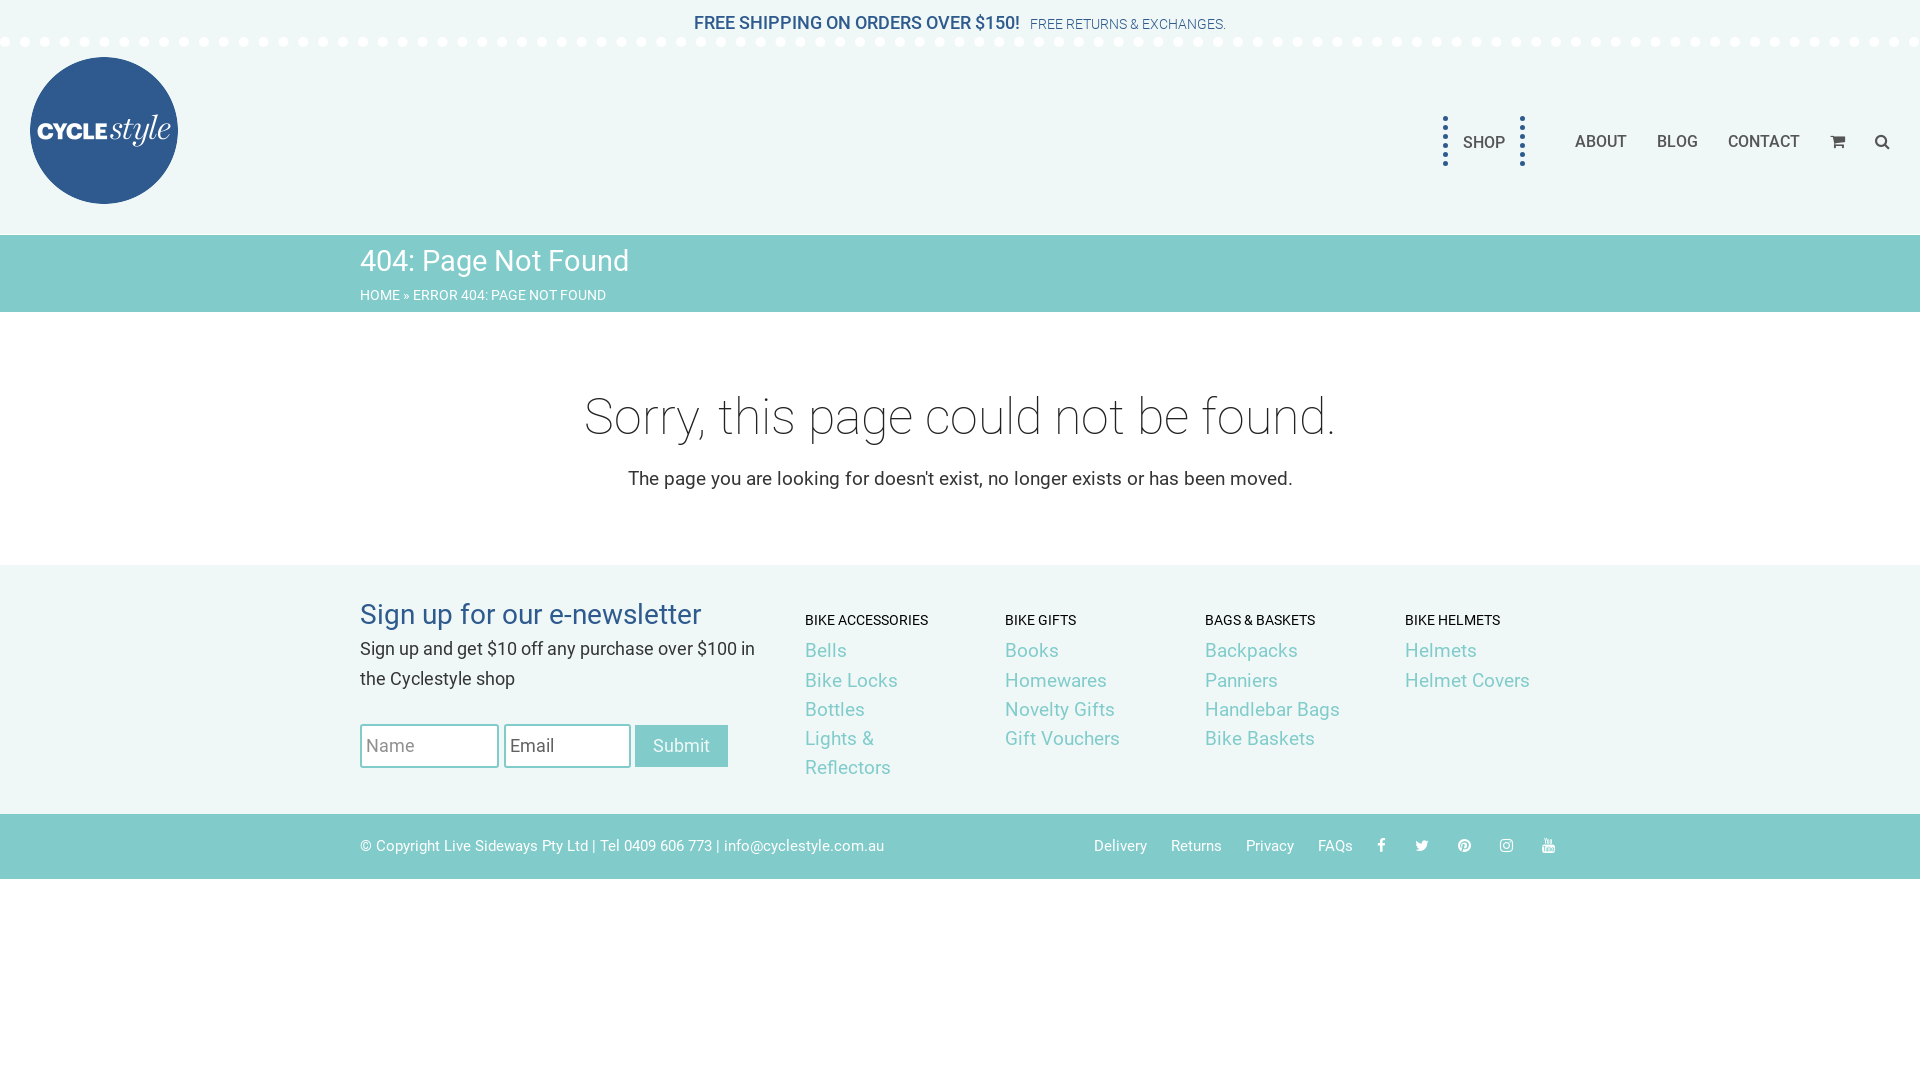 The image size is (1920, 1080). What do you see at coordinates (1335, 845) in the screenshot?
I see `'FAQs'` at bounding box center [1335, 845].